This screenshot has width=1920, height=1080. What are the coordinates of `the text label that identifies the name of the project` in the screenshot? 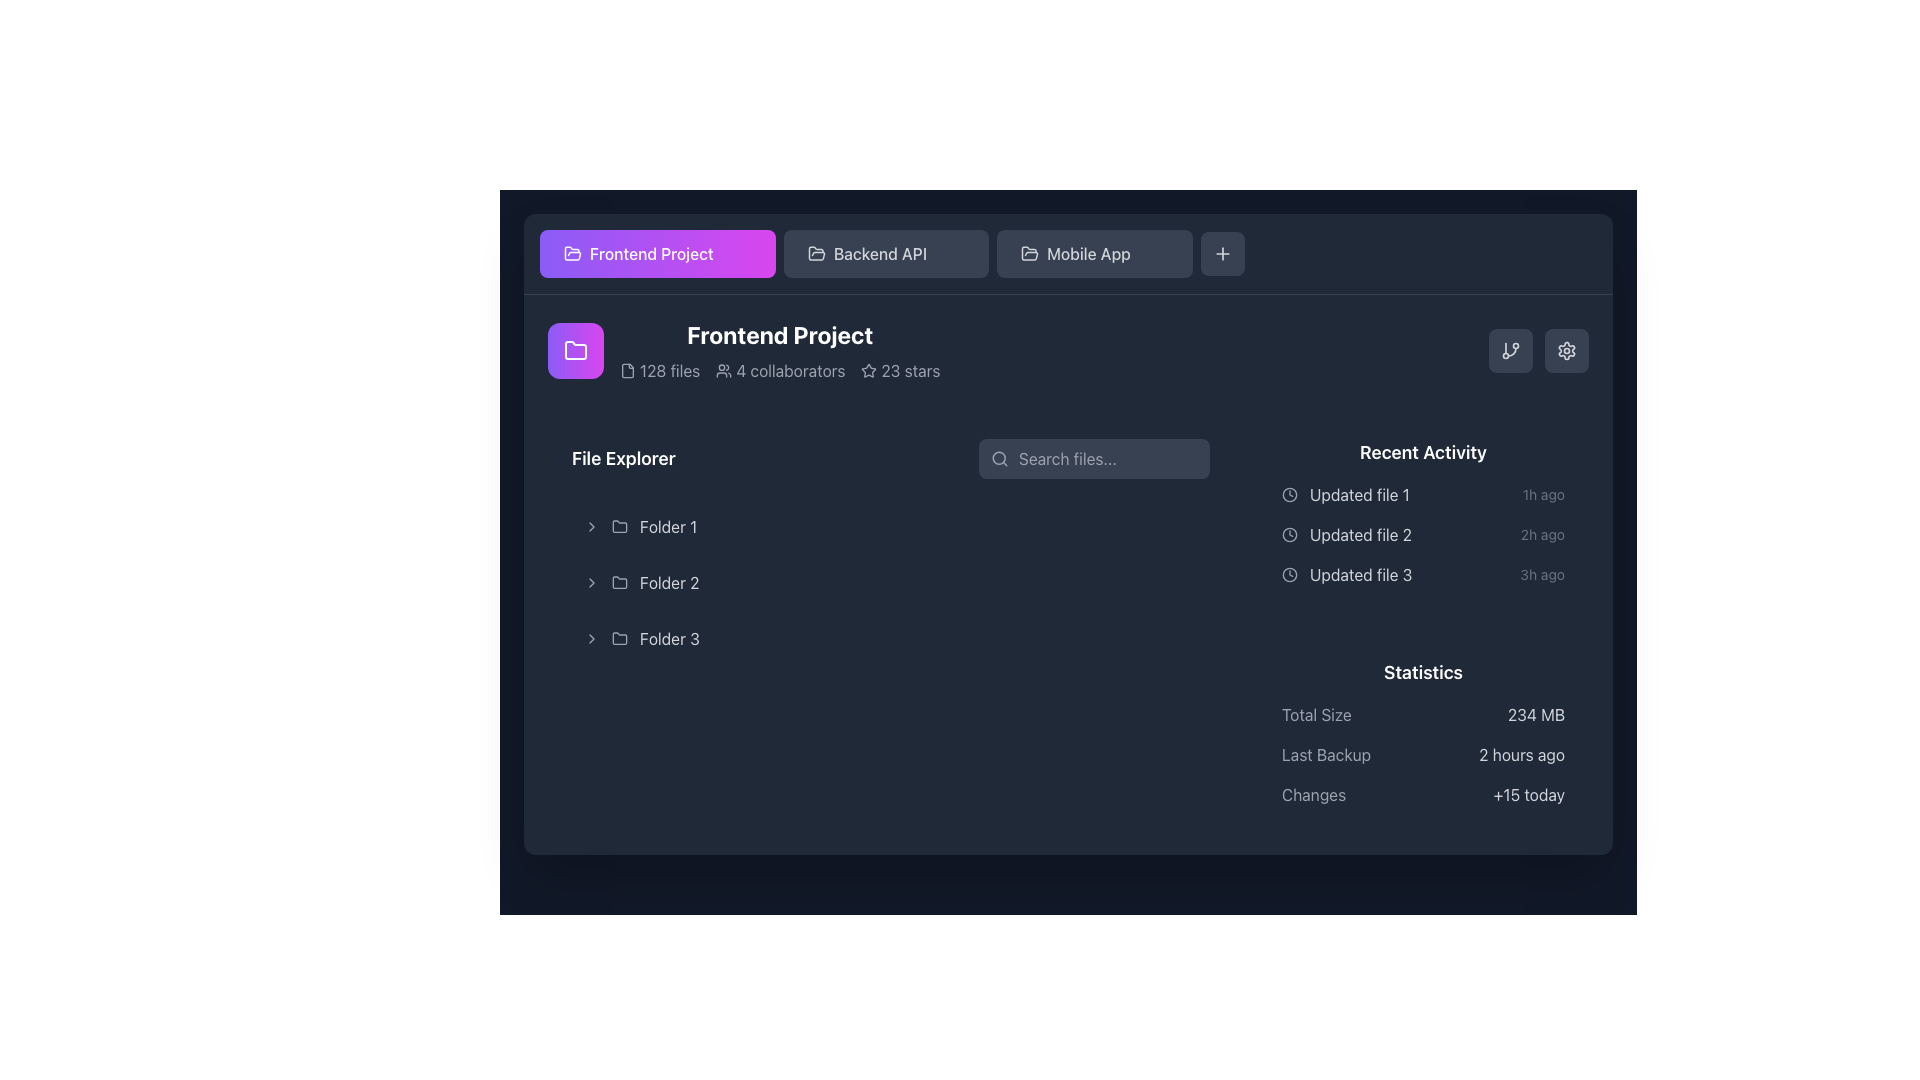 It's located at (651, 253).